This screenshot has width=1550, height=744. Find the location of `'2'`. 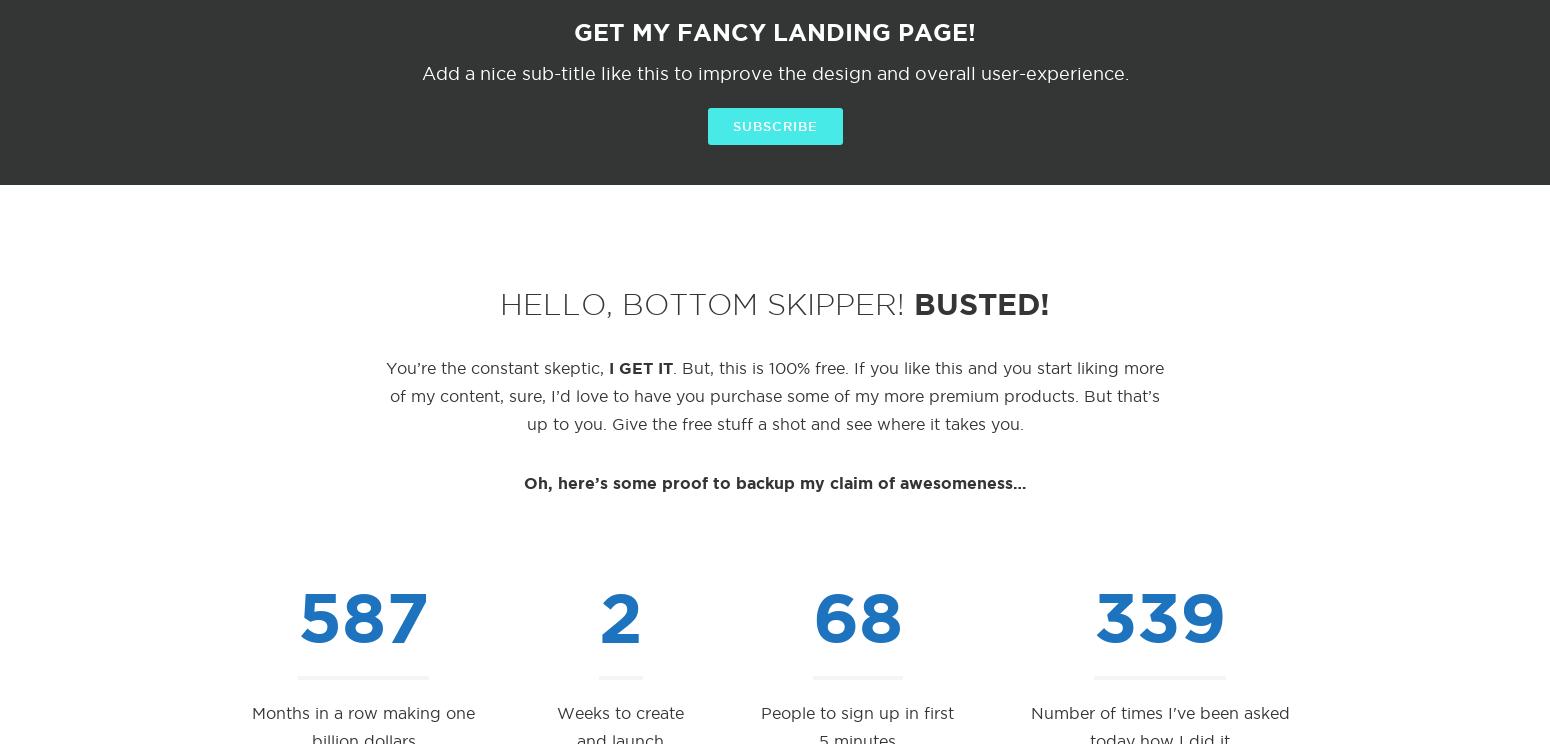

'2' is located at coordinates (620, 615).